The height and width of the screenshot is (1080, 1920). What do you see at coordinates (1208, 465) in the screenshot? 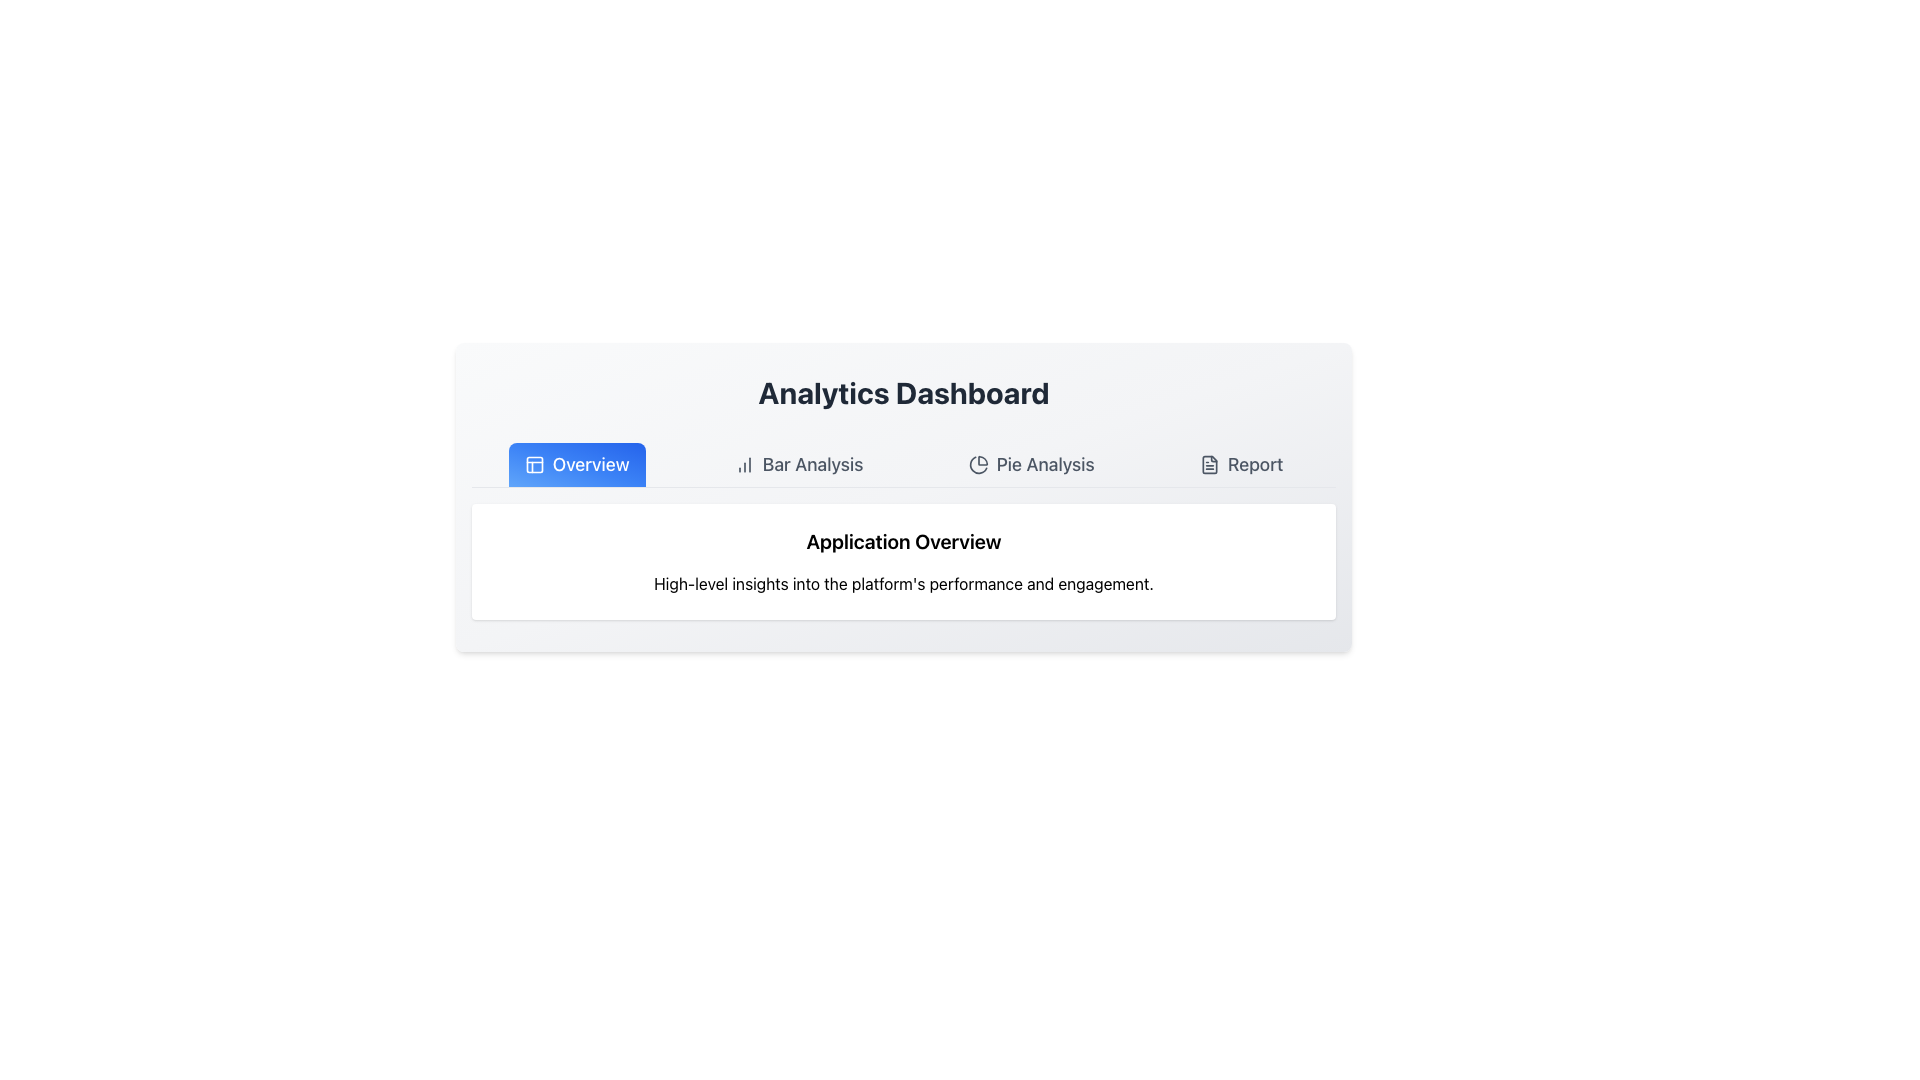
I see `the document icon with a folded corner located in the 'Report' tab, which is the fourth tab from the left in the navigation bar` at bounding box center [1208, 465].